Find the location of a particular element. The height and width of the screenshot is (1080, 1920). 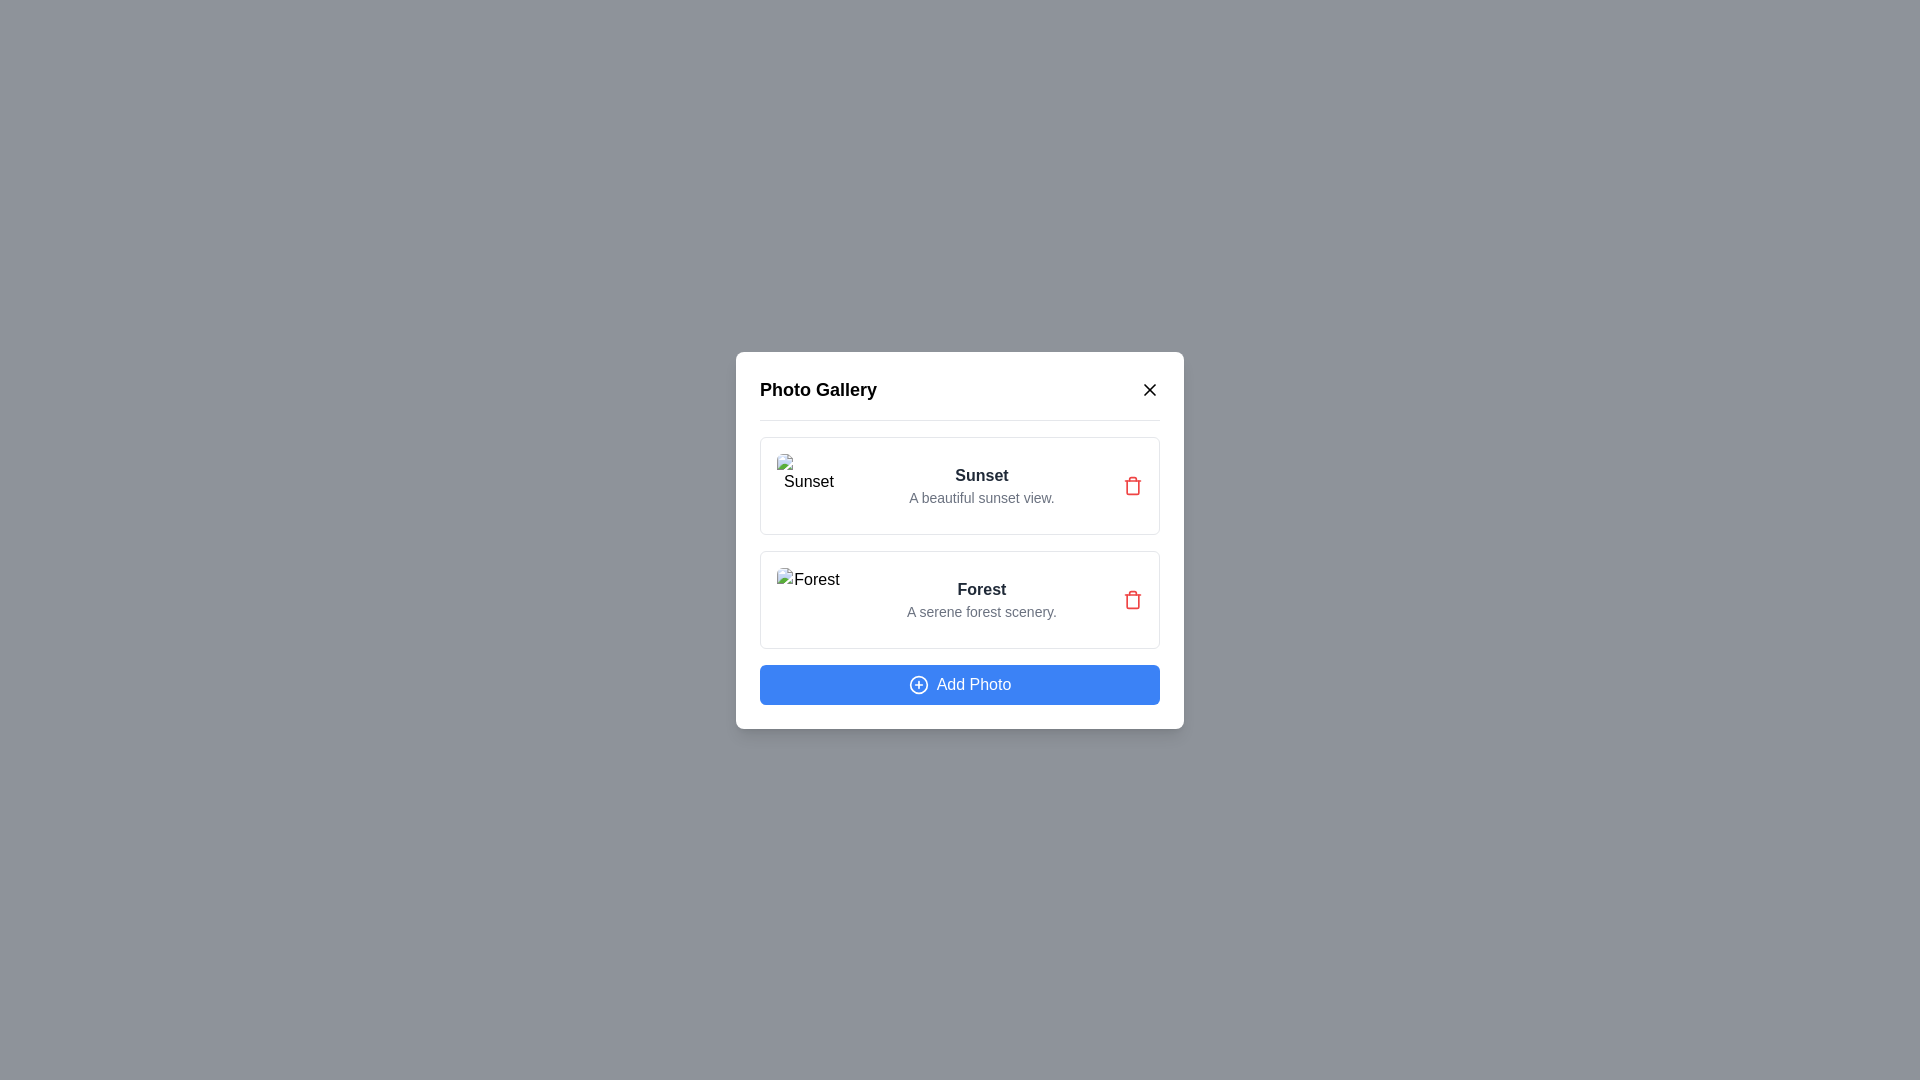

the trash icon button is located at coordinates (1132, 486).